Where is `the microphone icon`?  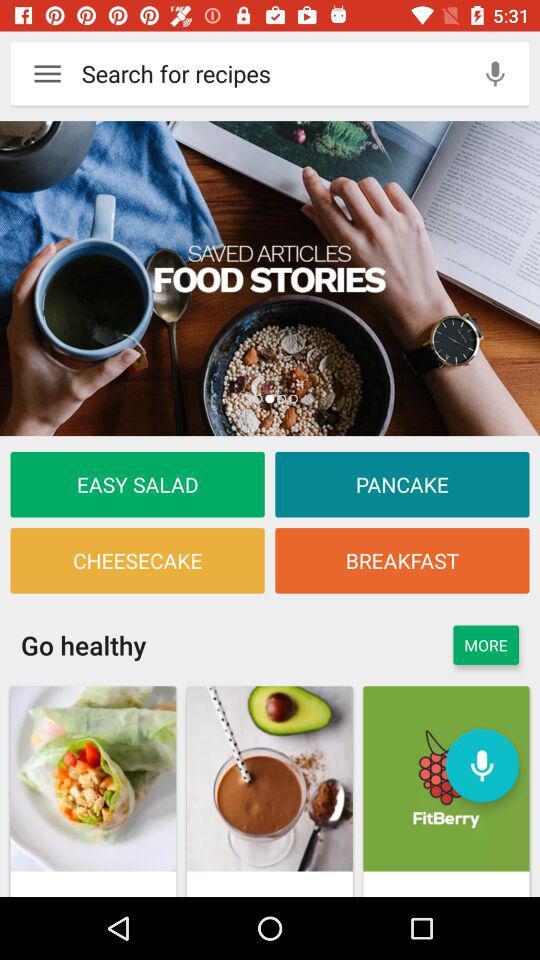 the microphone icon is located at coordinates (481, 764).